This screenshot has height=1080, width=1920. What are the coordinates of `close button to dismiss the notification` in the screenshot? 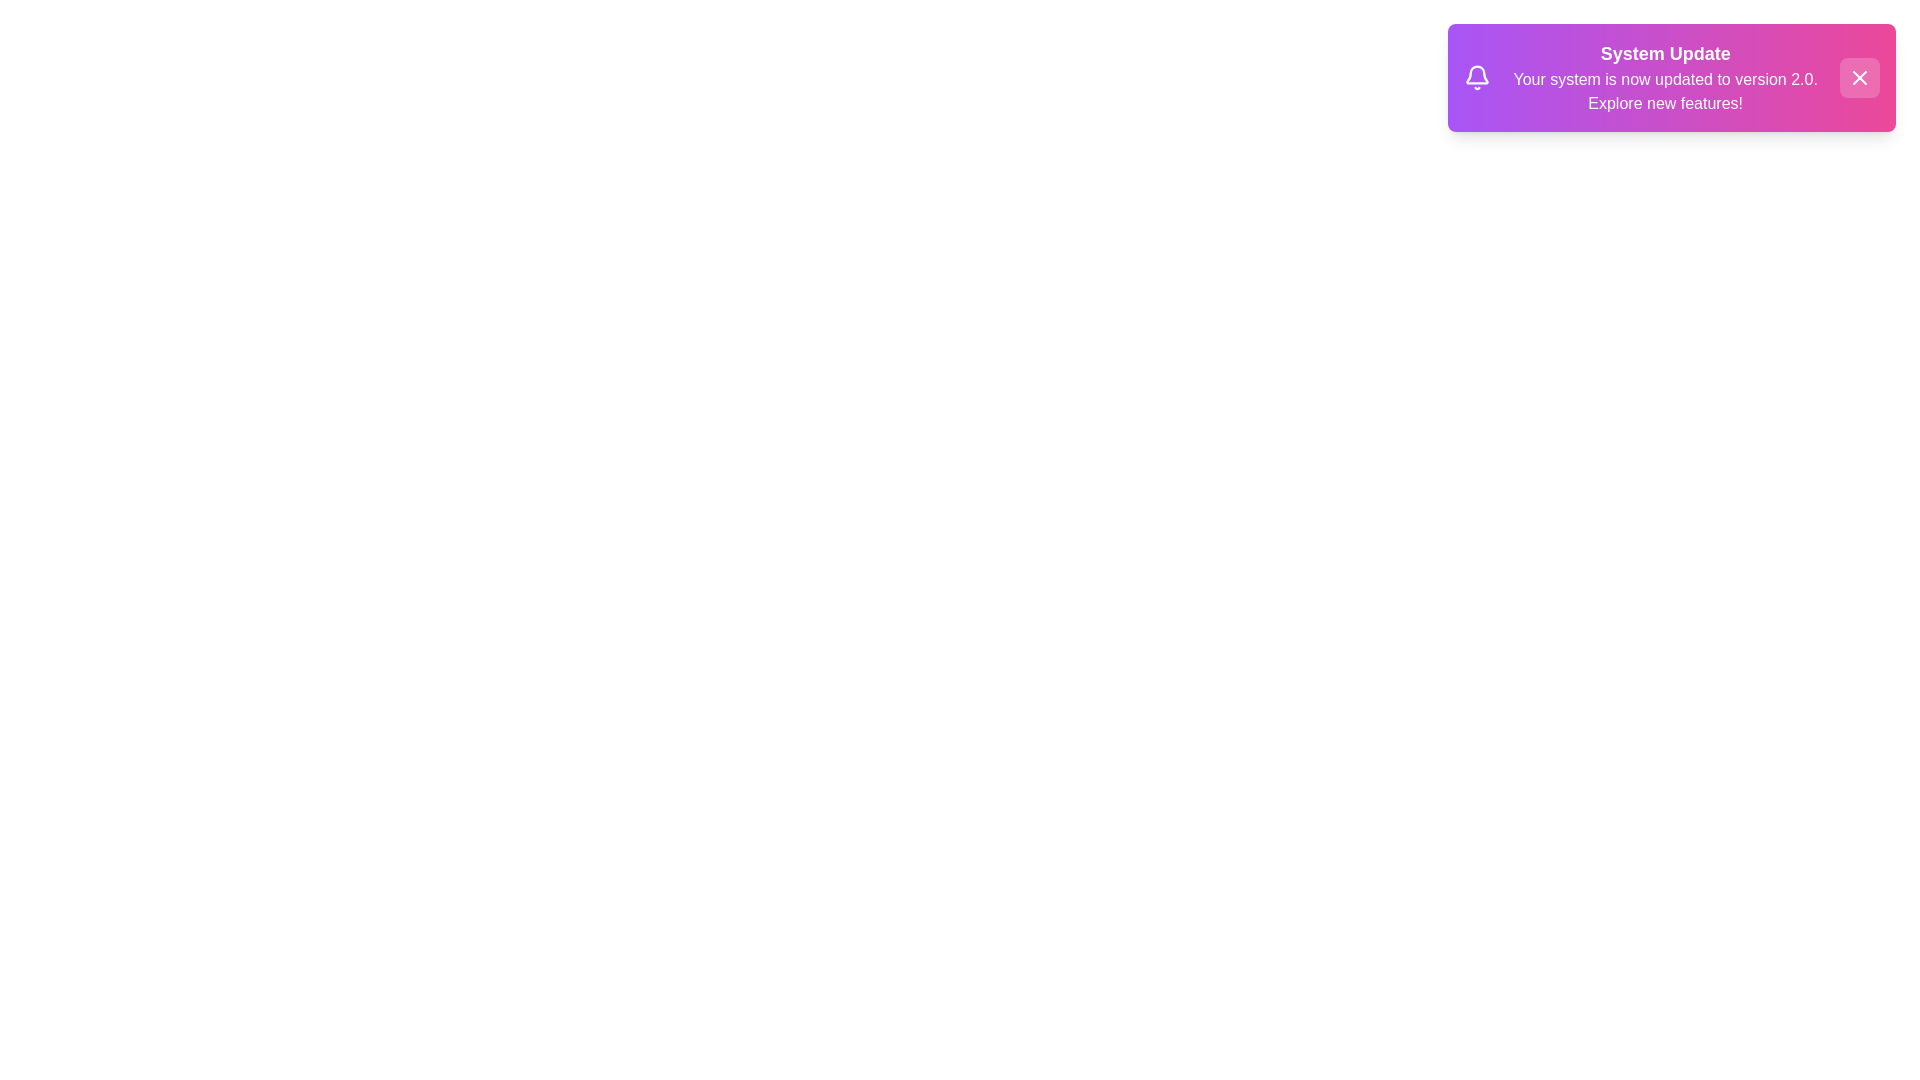 It's located at (1859, 76).